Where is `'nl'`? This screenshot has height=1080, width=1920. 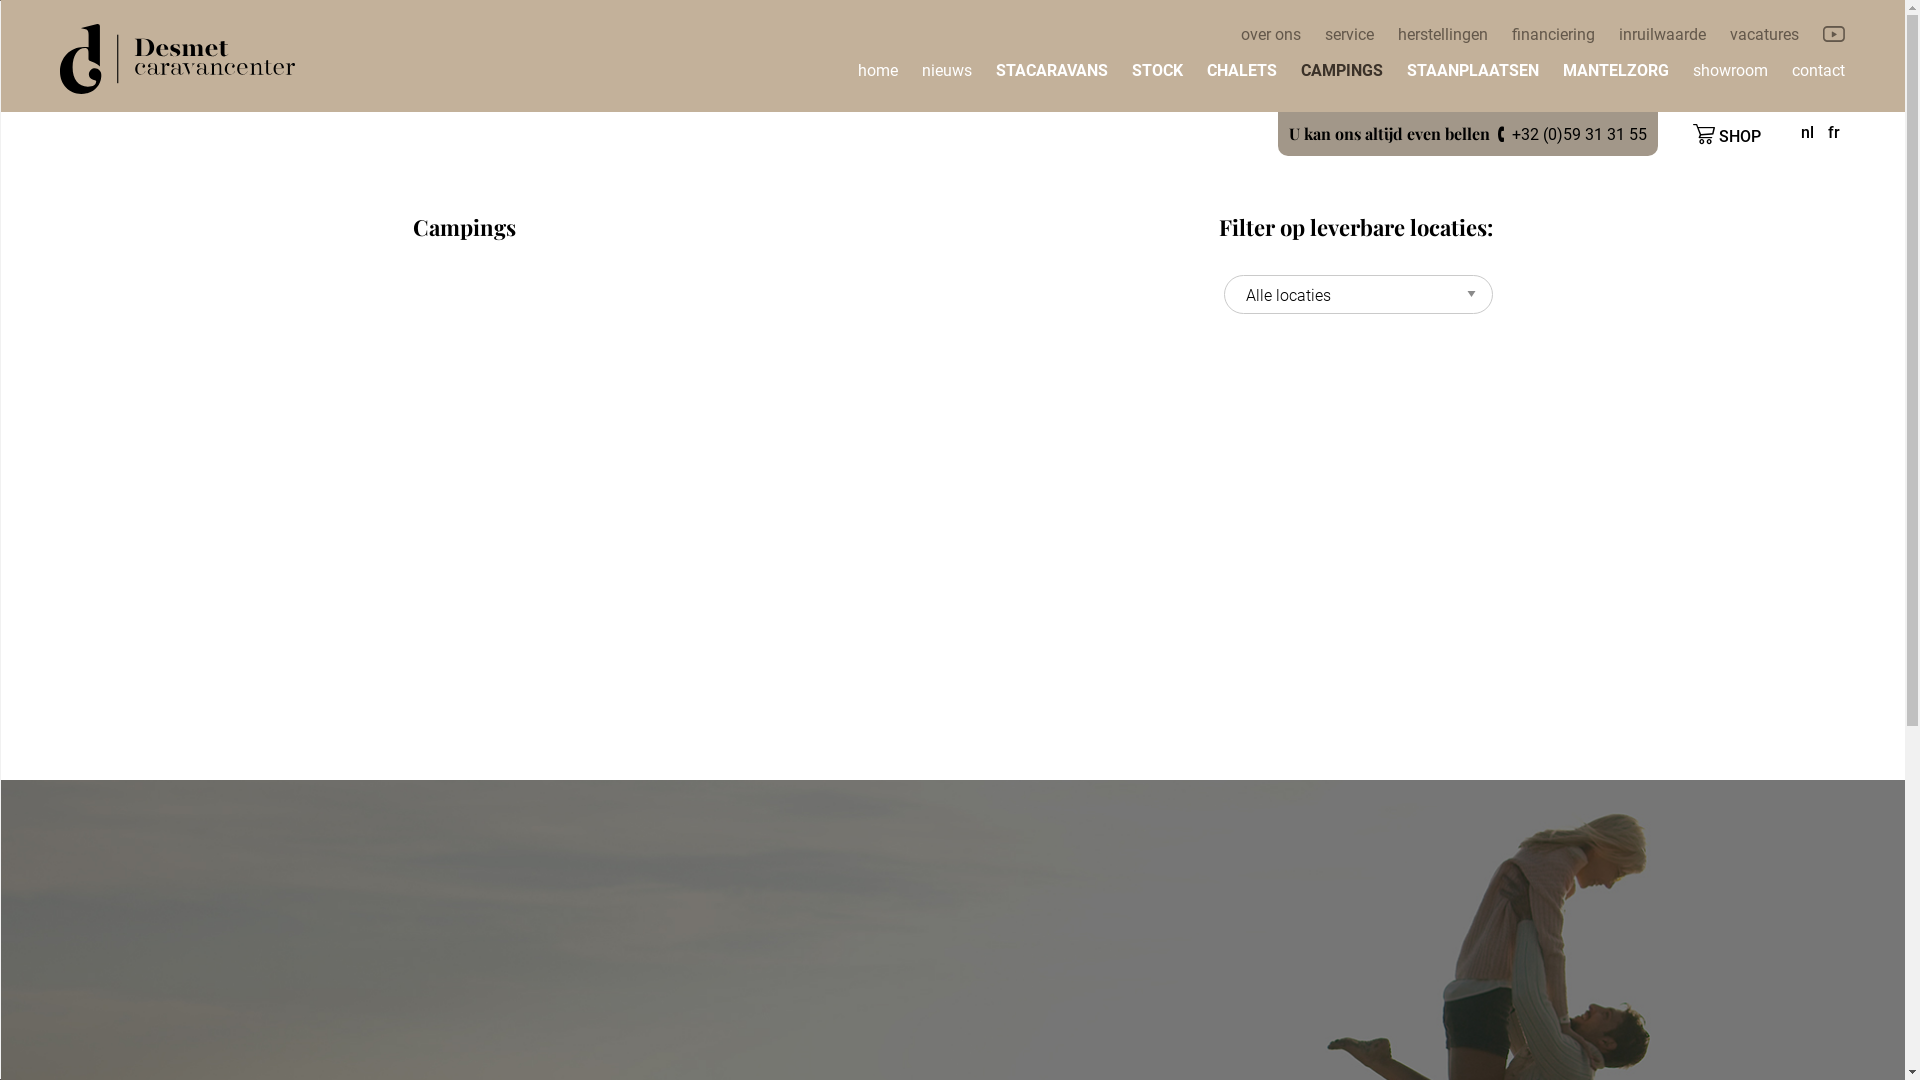
'nl' is located at coordinates (1807, 132).